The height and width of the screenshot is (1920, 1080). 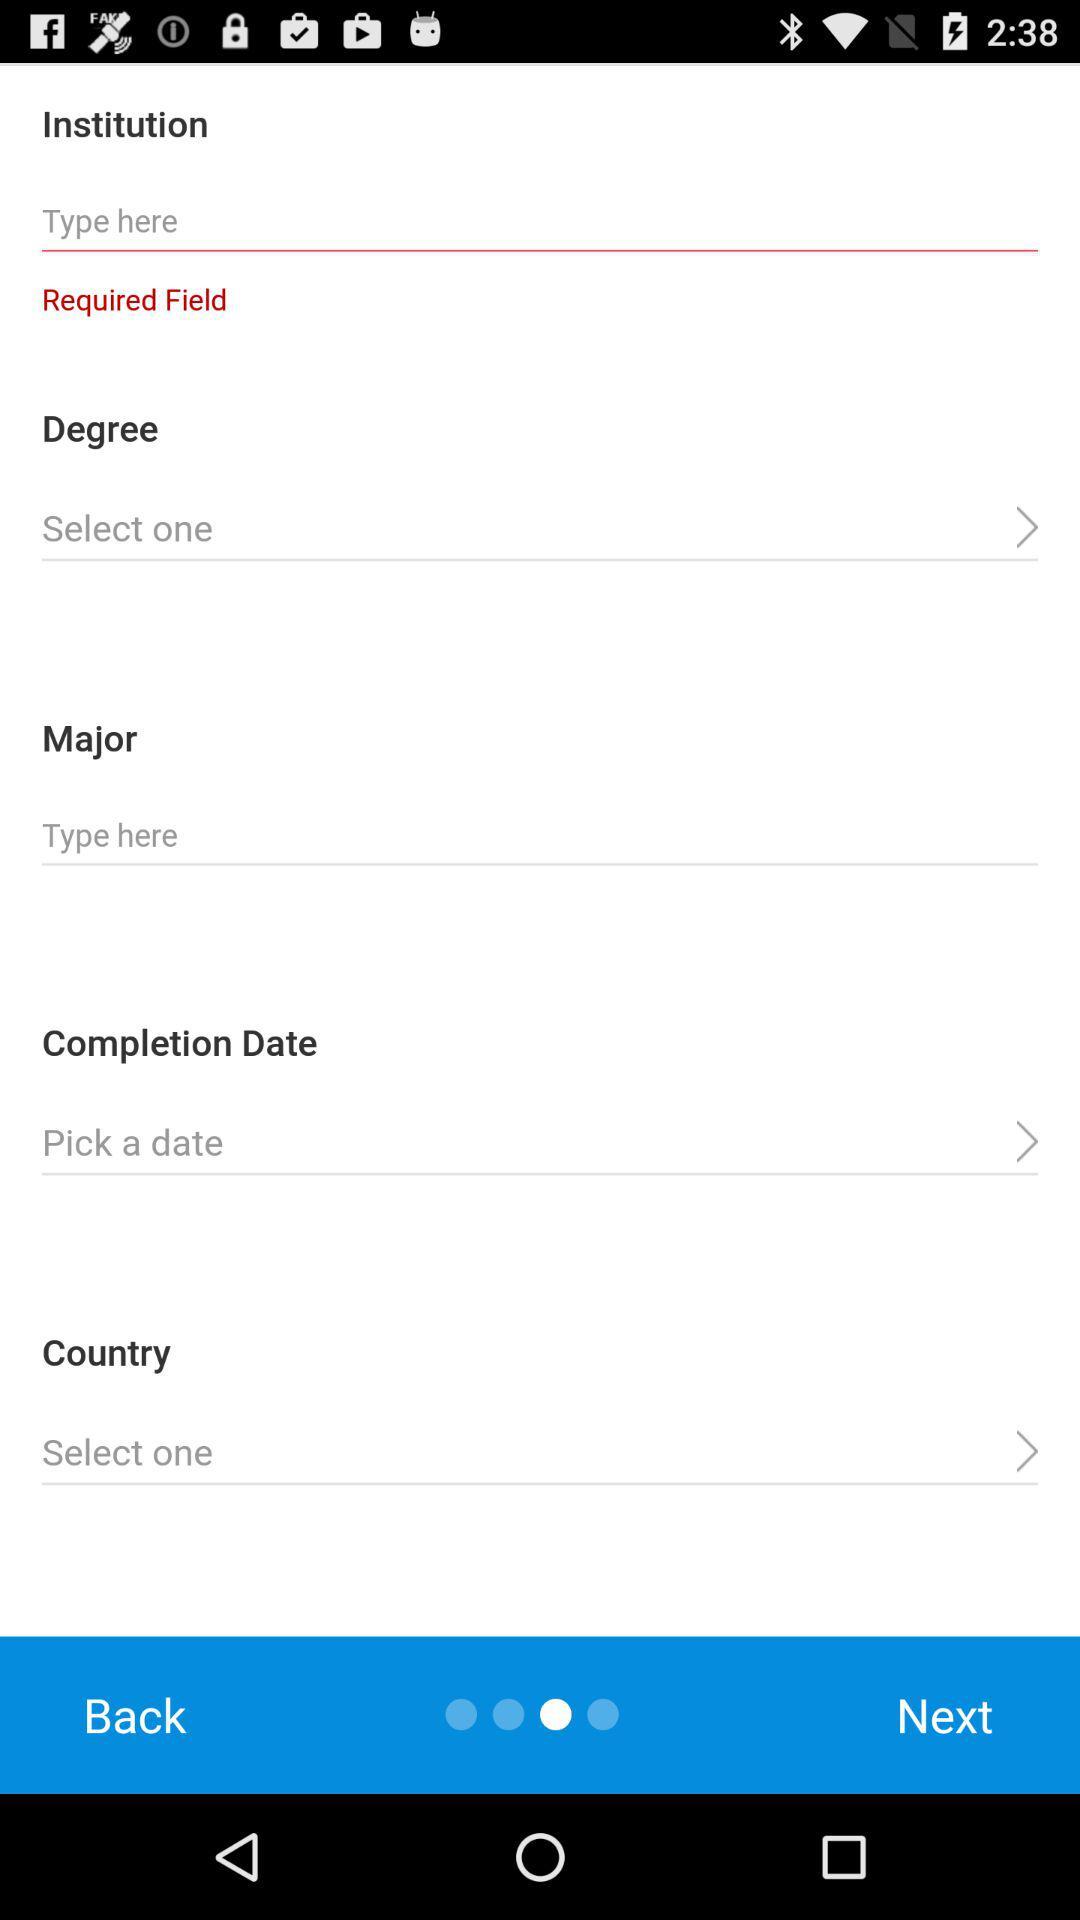 What do you see at coordinates (540, 1142) in the screenshot?
I see `completion date` at bounding box center [540, 1142].